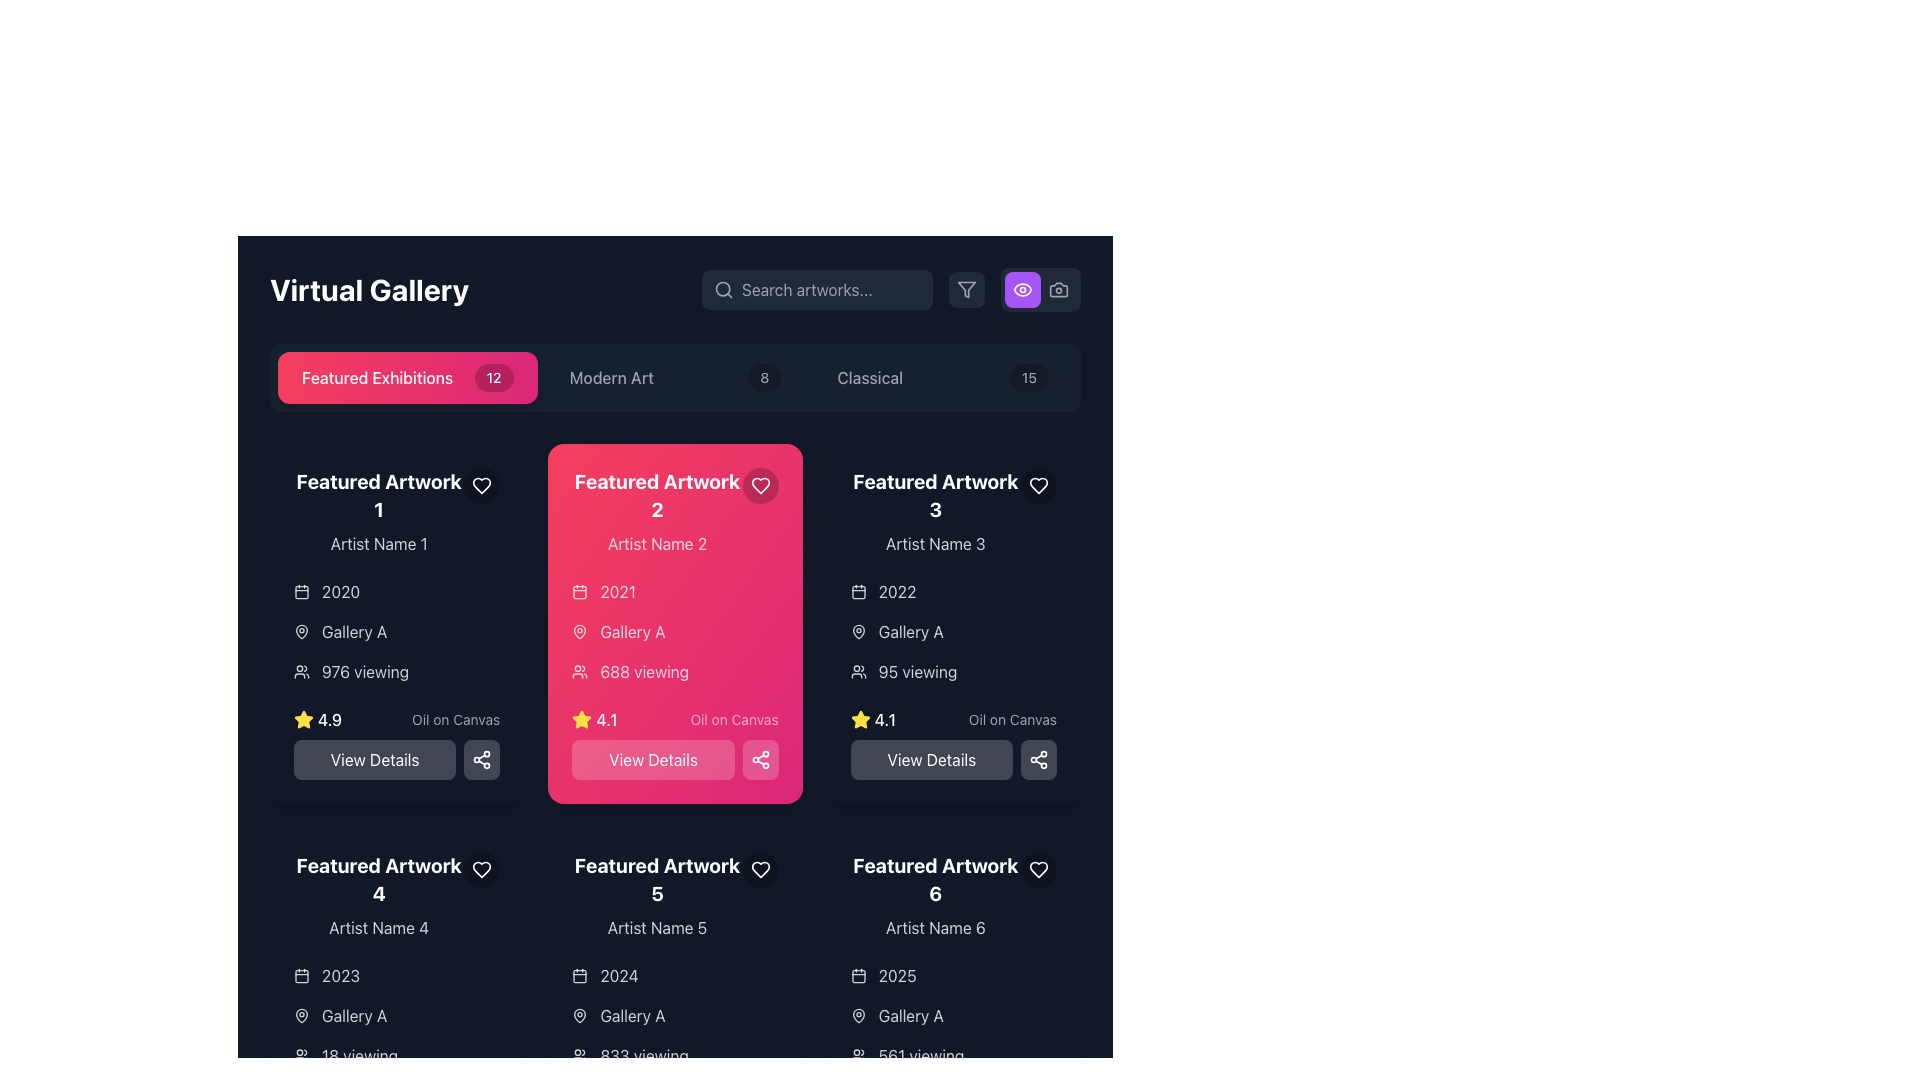  I want to click on the heart-shaped icon button in the top-right corner of the 'Featured Artwork 2' card, so click(759, 486).